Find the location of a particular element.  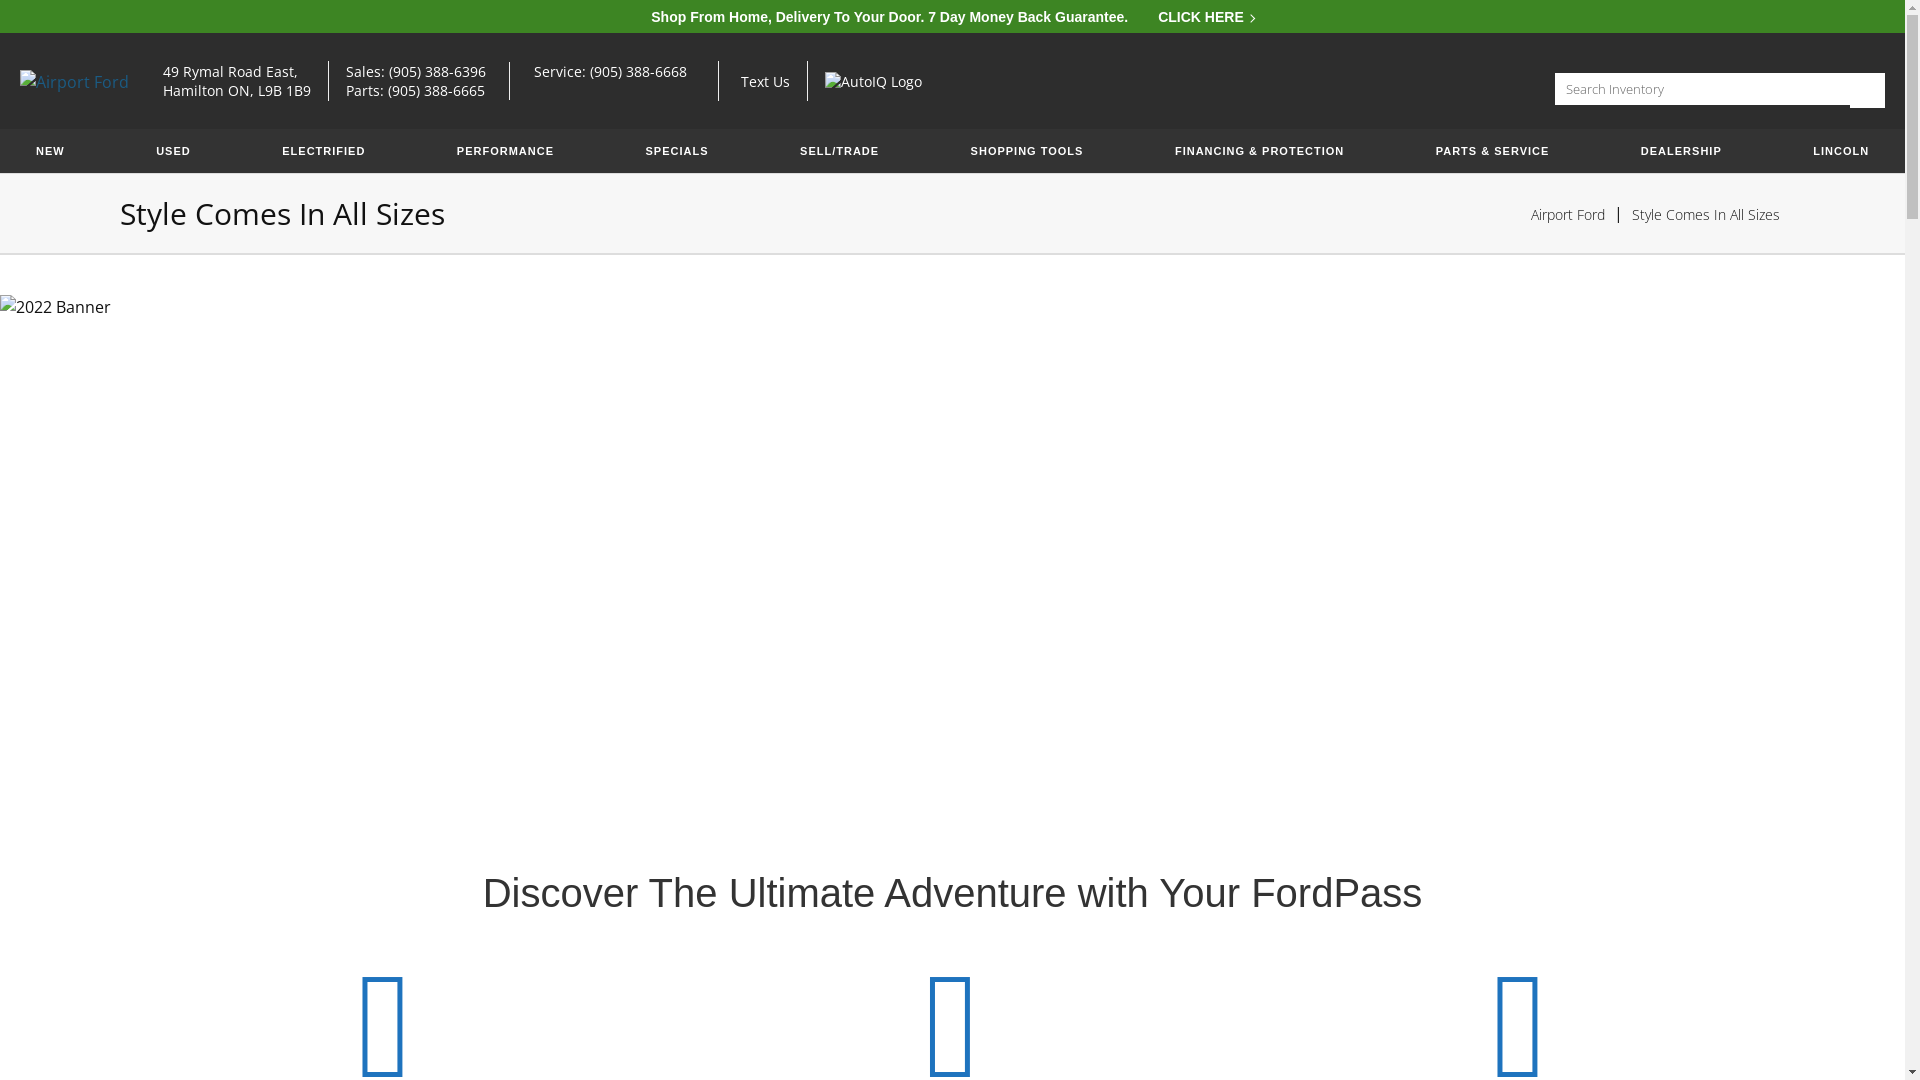

'Submit' is located at coordinates (1866, 90).